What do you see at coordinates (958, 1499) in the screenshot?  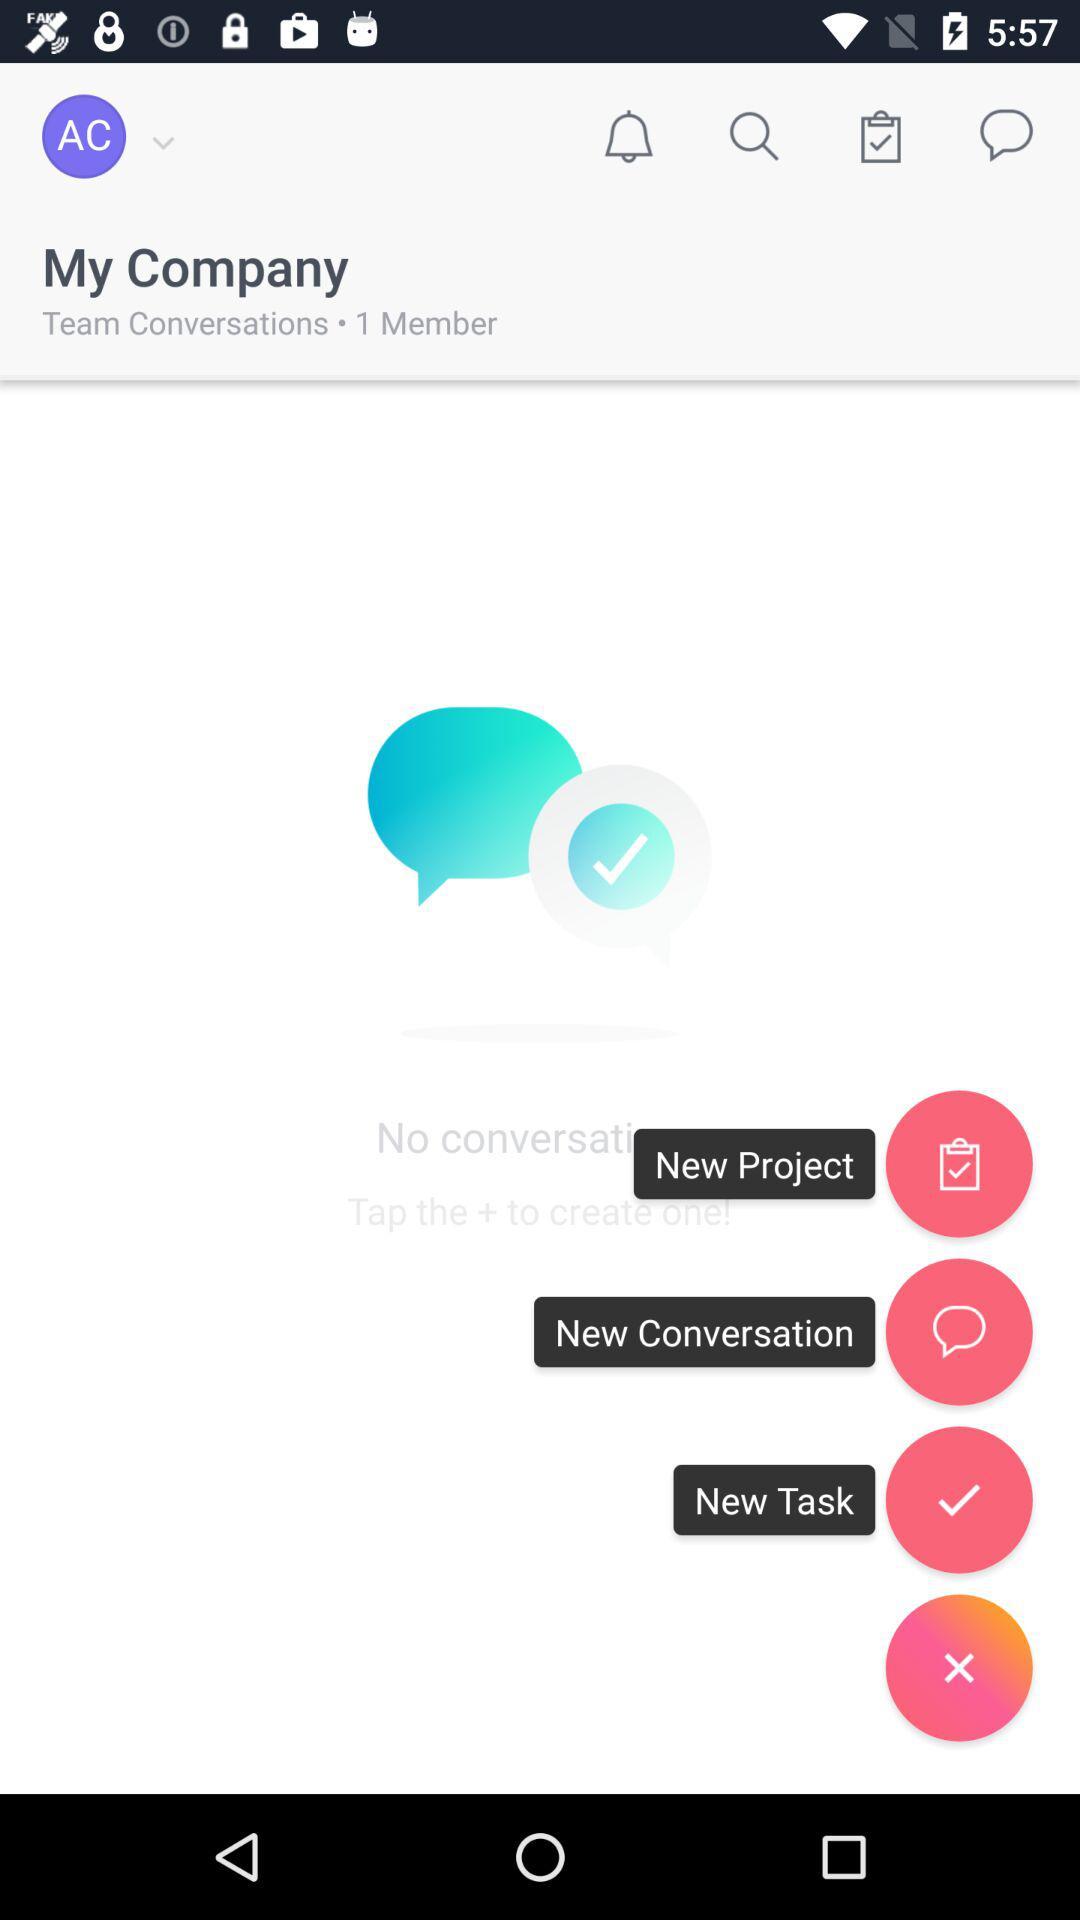 I see `the check icon` at bounding box center [958, 1499].